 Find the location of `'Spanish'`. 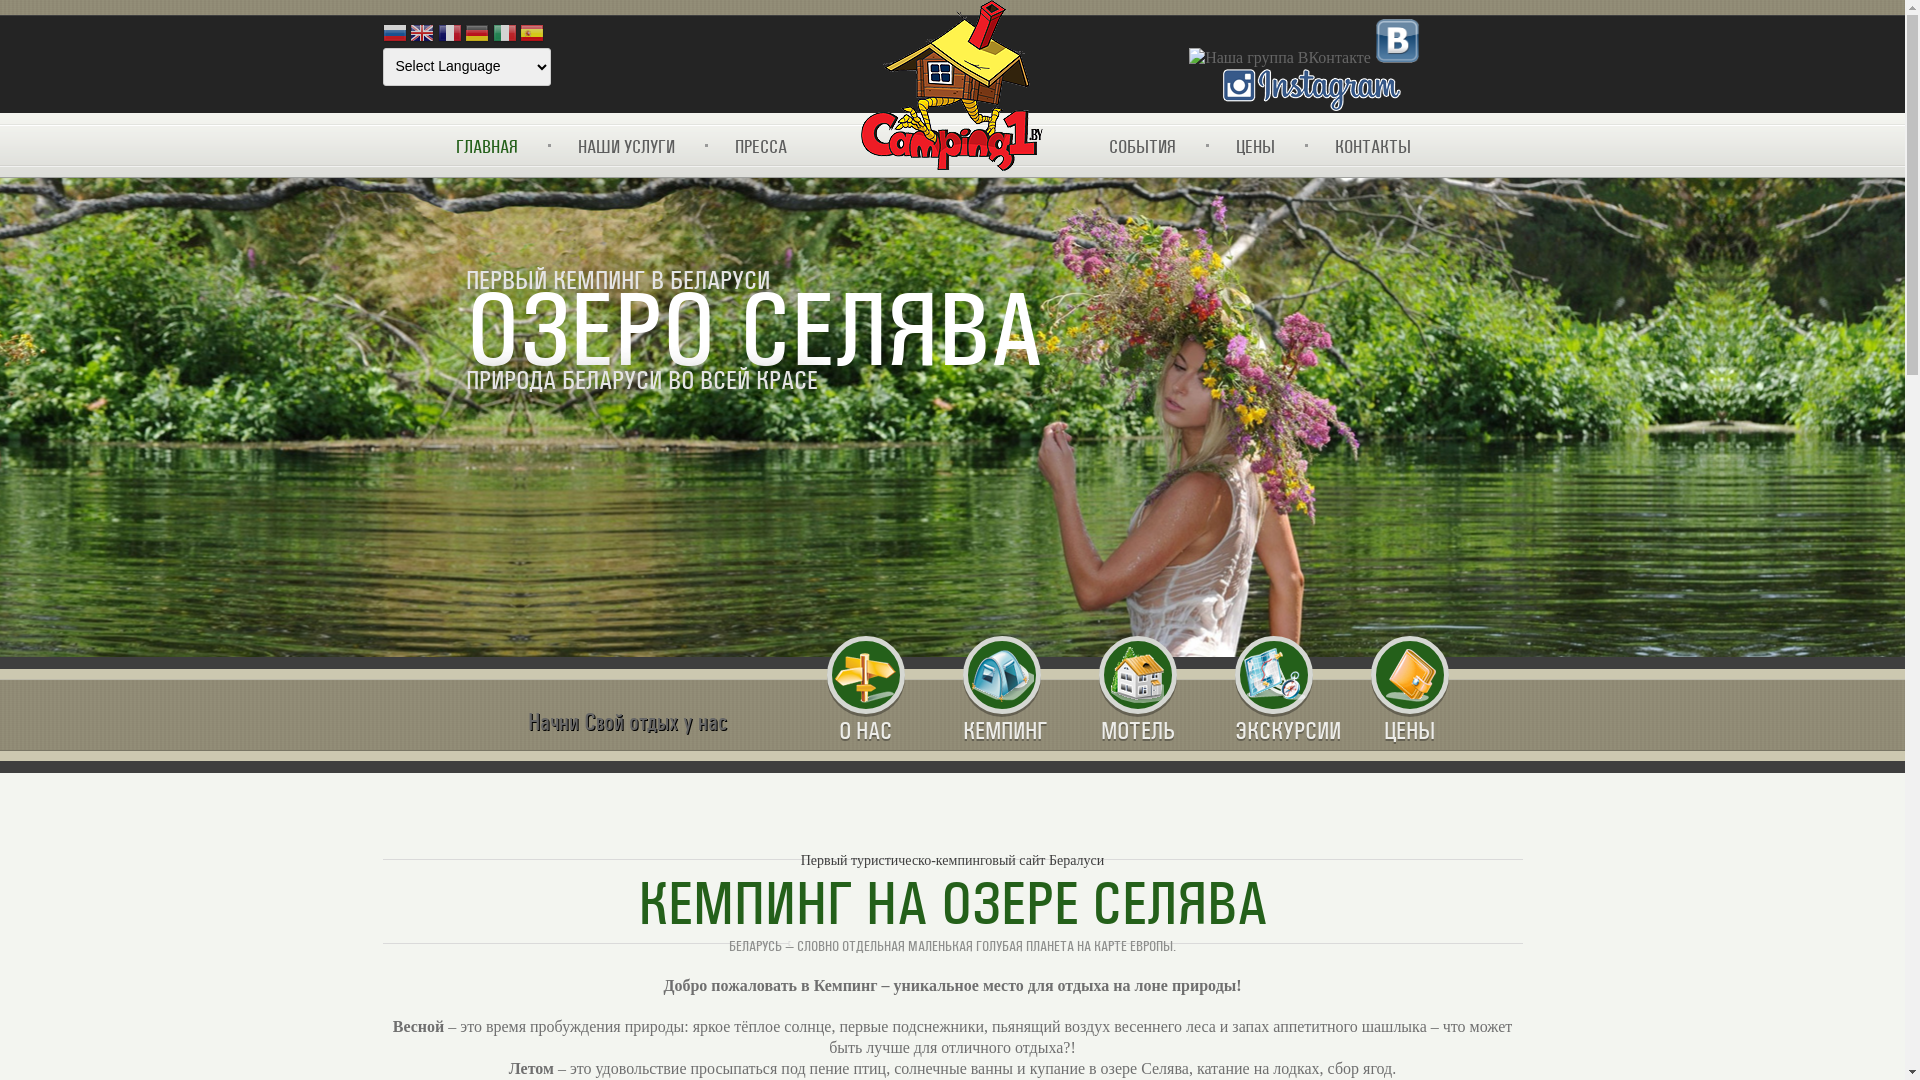

'Spanish' is located at coordinates (532, 34).